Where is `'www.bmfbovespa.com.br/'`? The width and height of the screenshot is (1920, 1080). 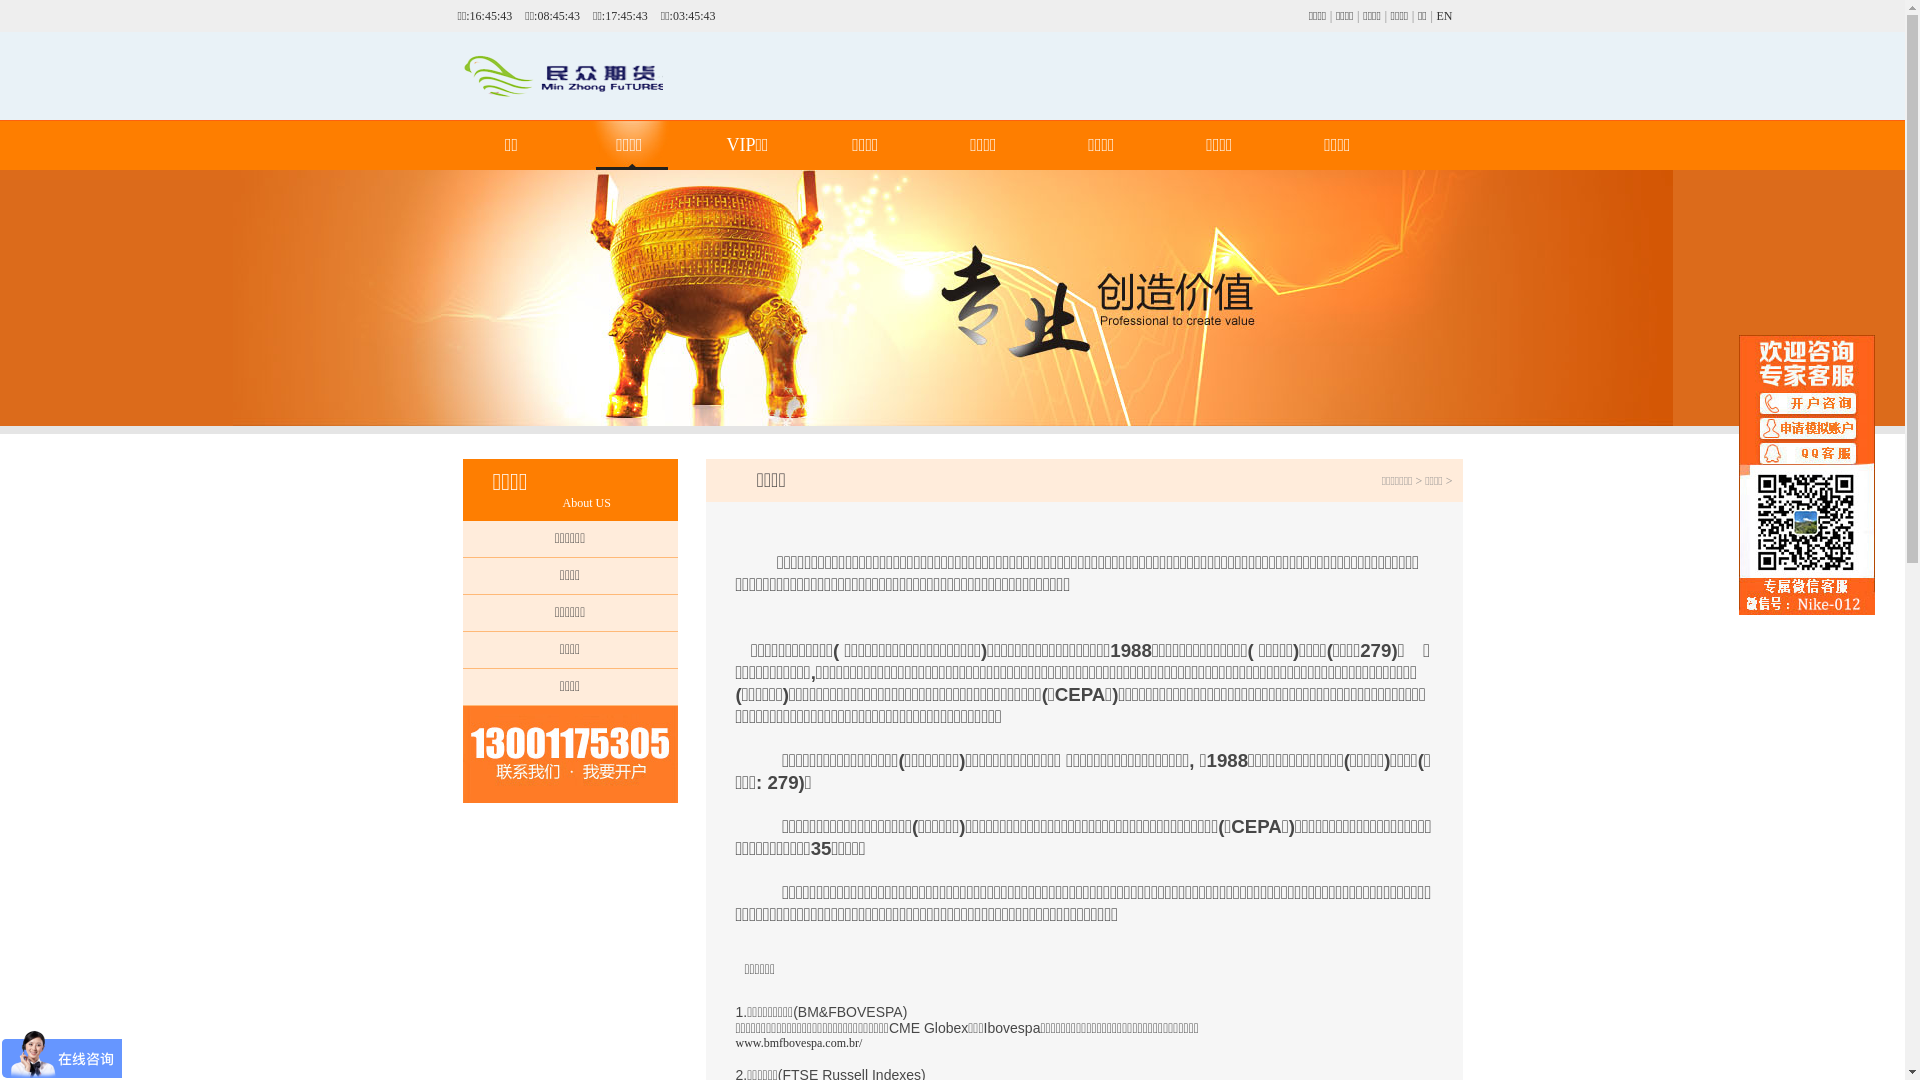 'www.bmfbovespa.com.br/' is located at coordinates (734, 1041).